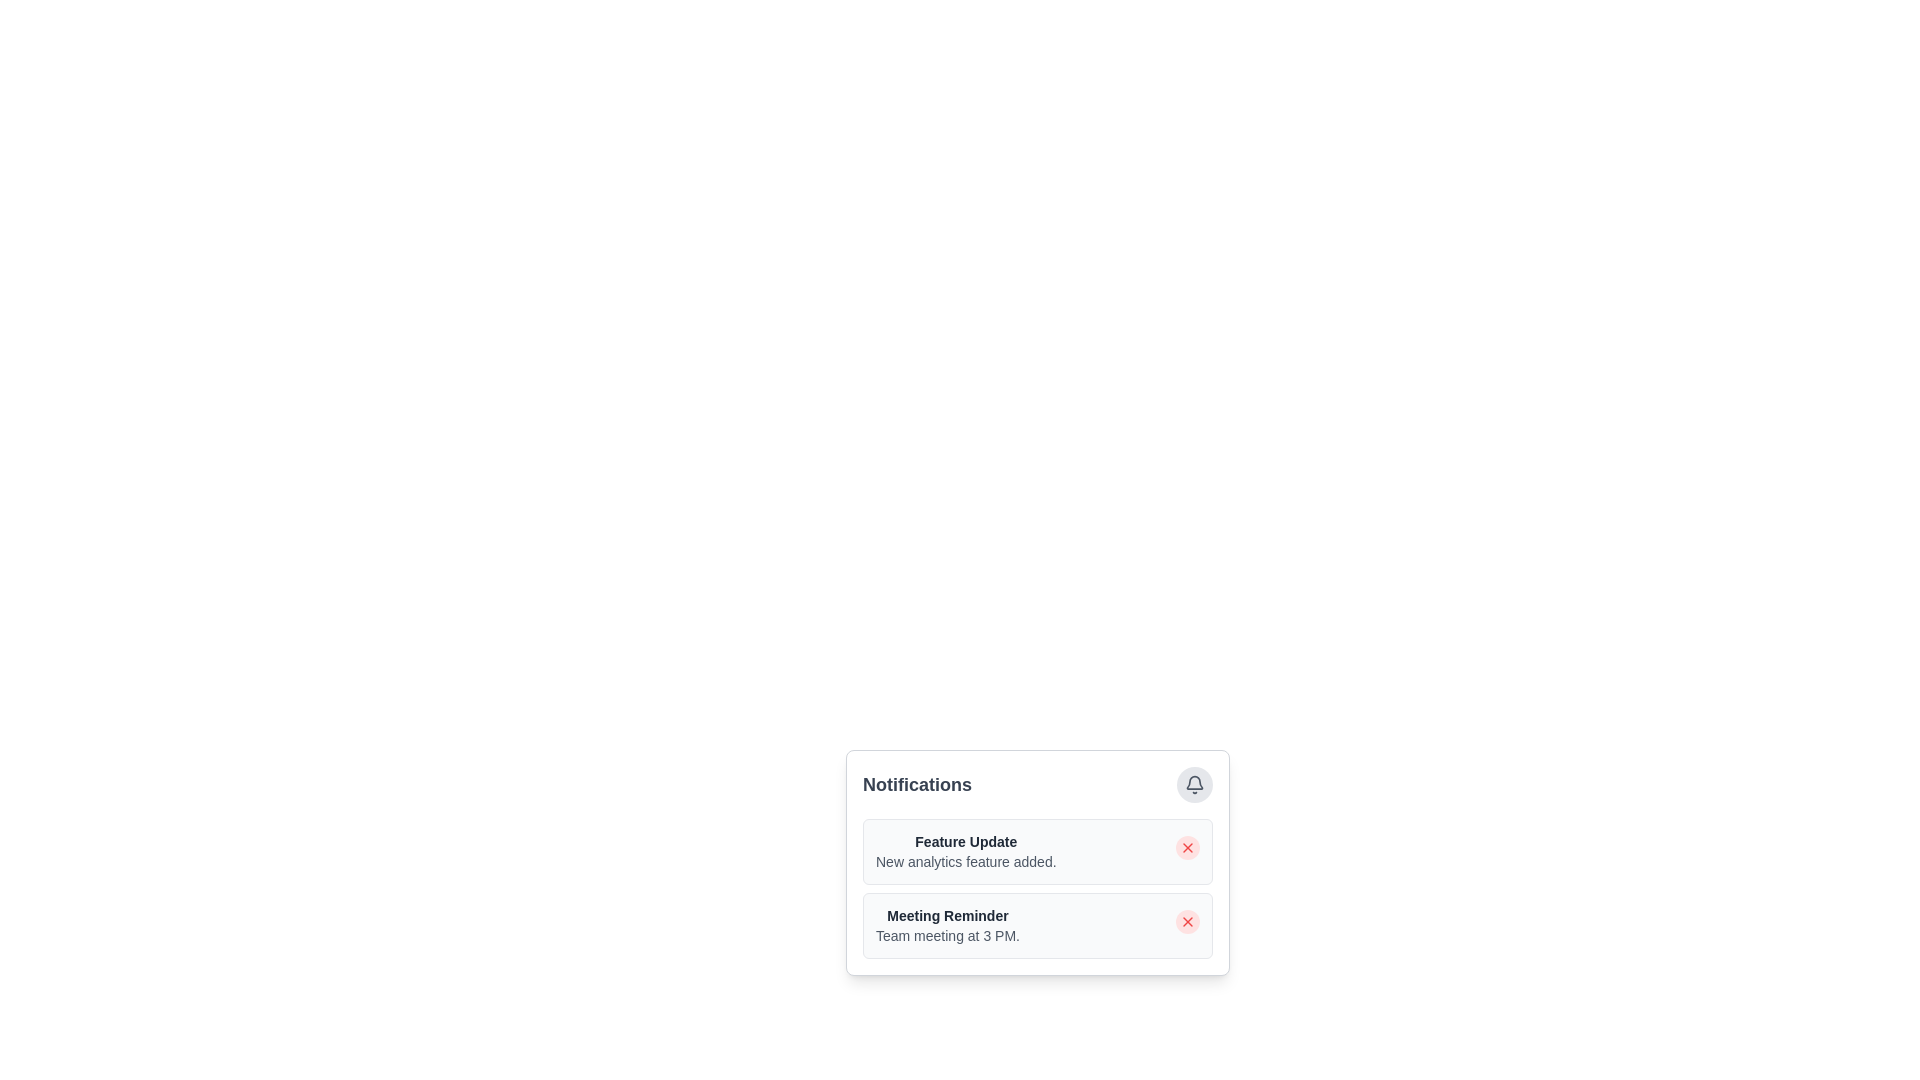 Image resolution: width=1920 pixels, height=1080 pixels. I want to click on the 'Notifications' text label element, which is displayed in bold and large gray font as part of the notification panel header, so click(916, 784).